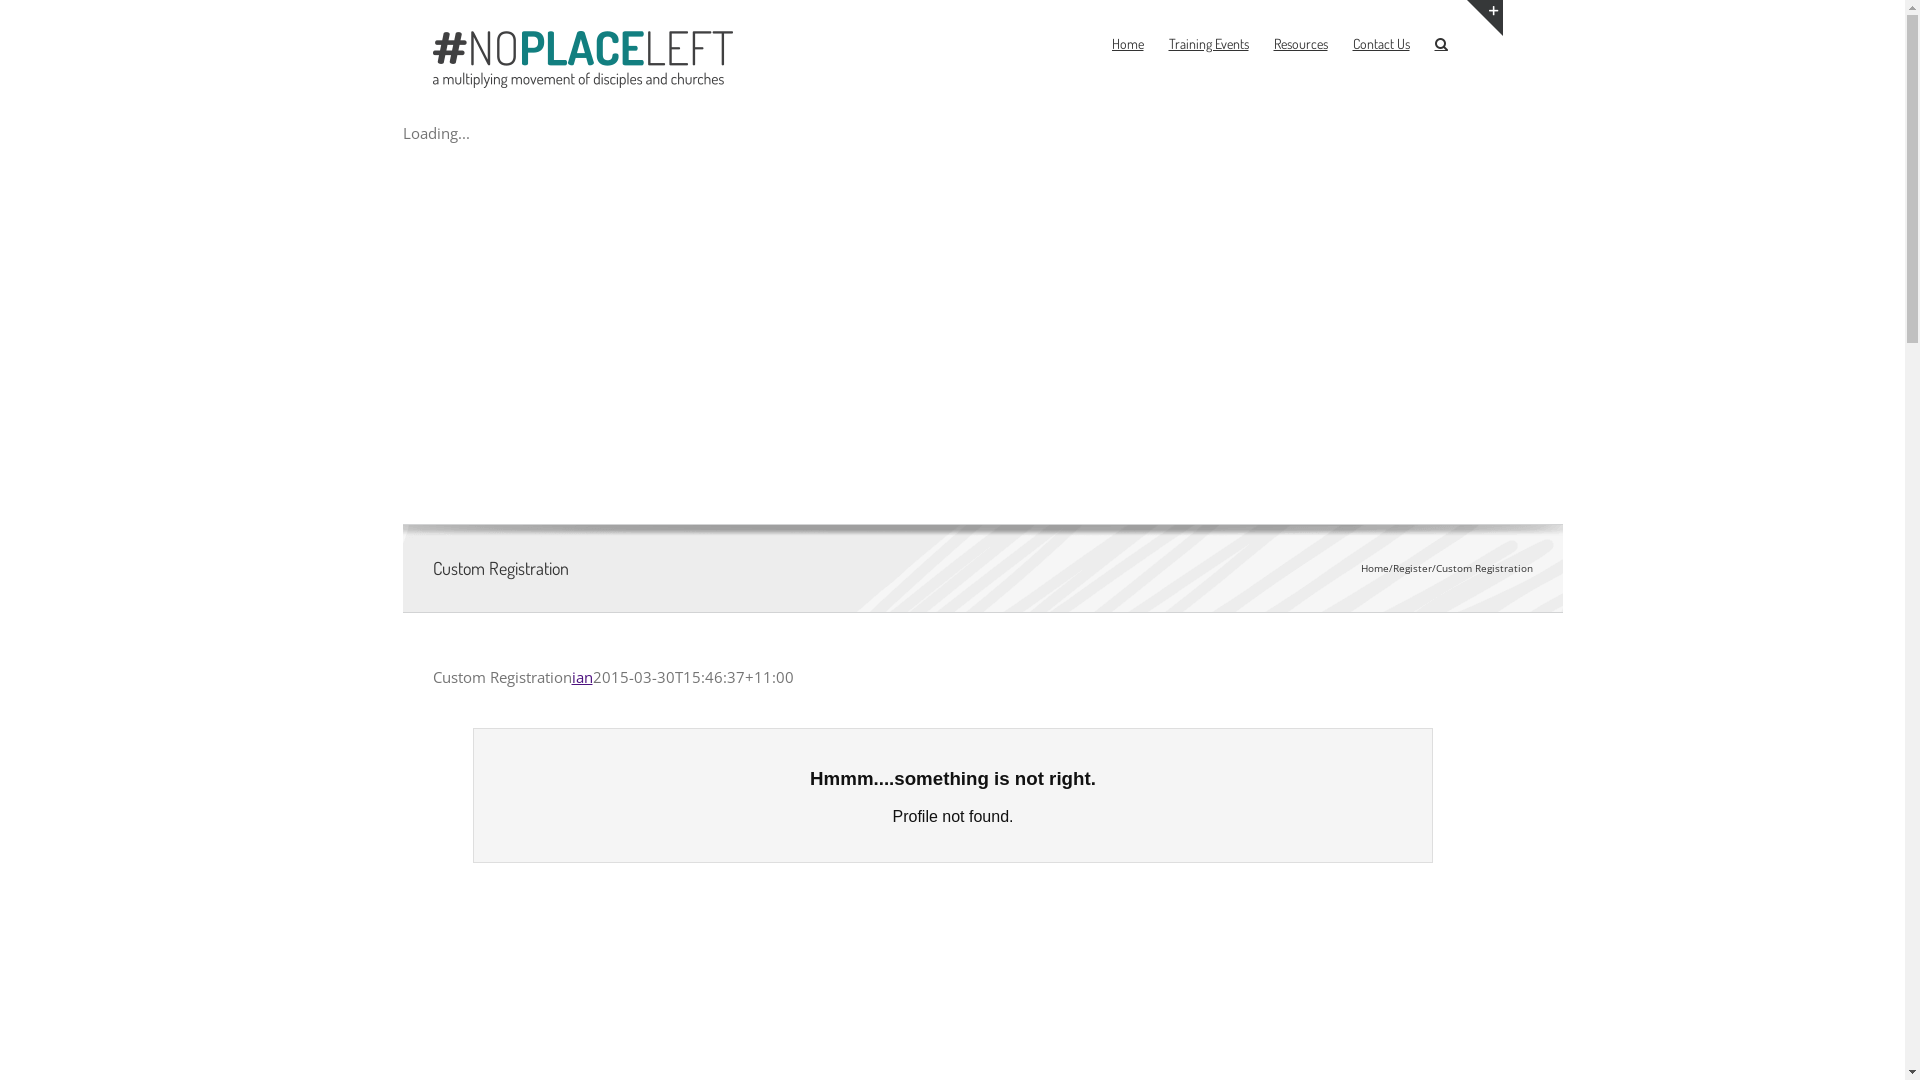 Image resolution: width=1920 pixels, height=1080 pixels. I want to click on 'Training Events', so click(1207, 42).